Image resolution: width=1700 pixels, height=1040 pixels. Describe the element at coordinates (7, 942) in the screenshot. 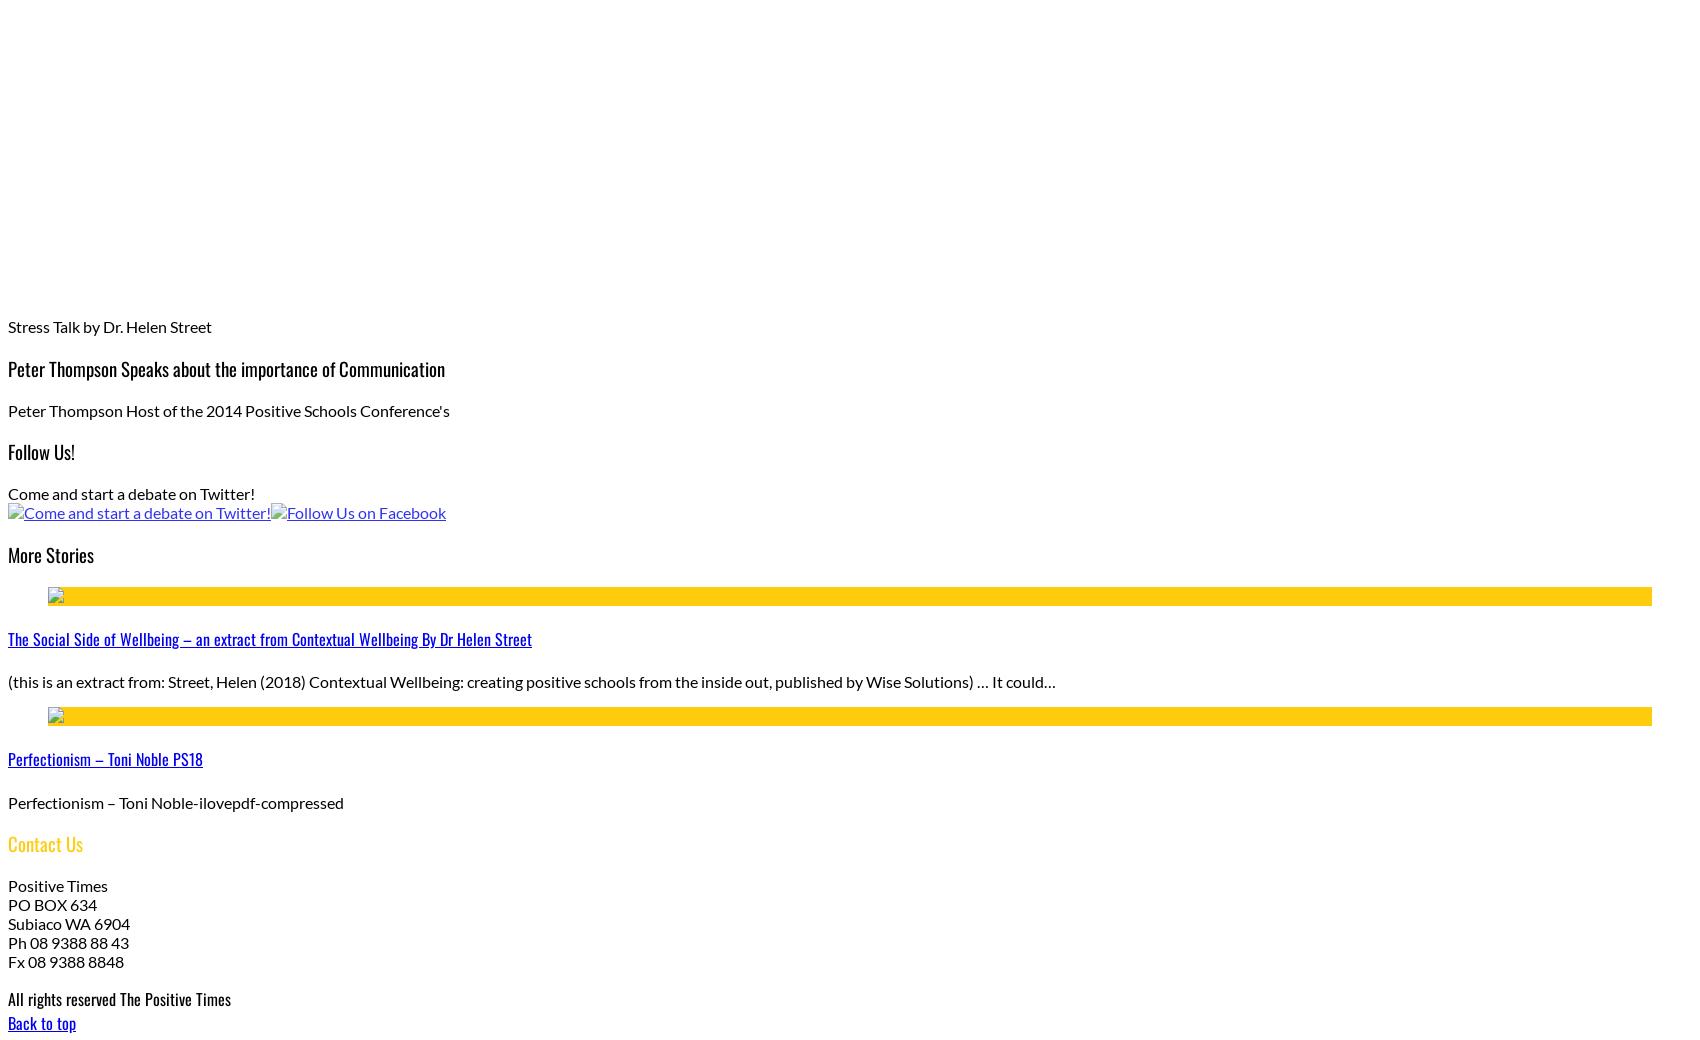

I see `'Ph 08 9388 88 43'` at that location.